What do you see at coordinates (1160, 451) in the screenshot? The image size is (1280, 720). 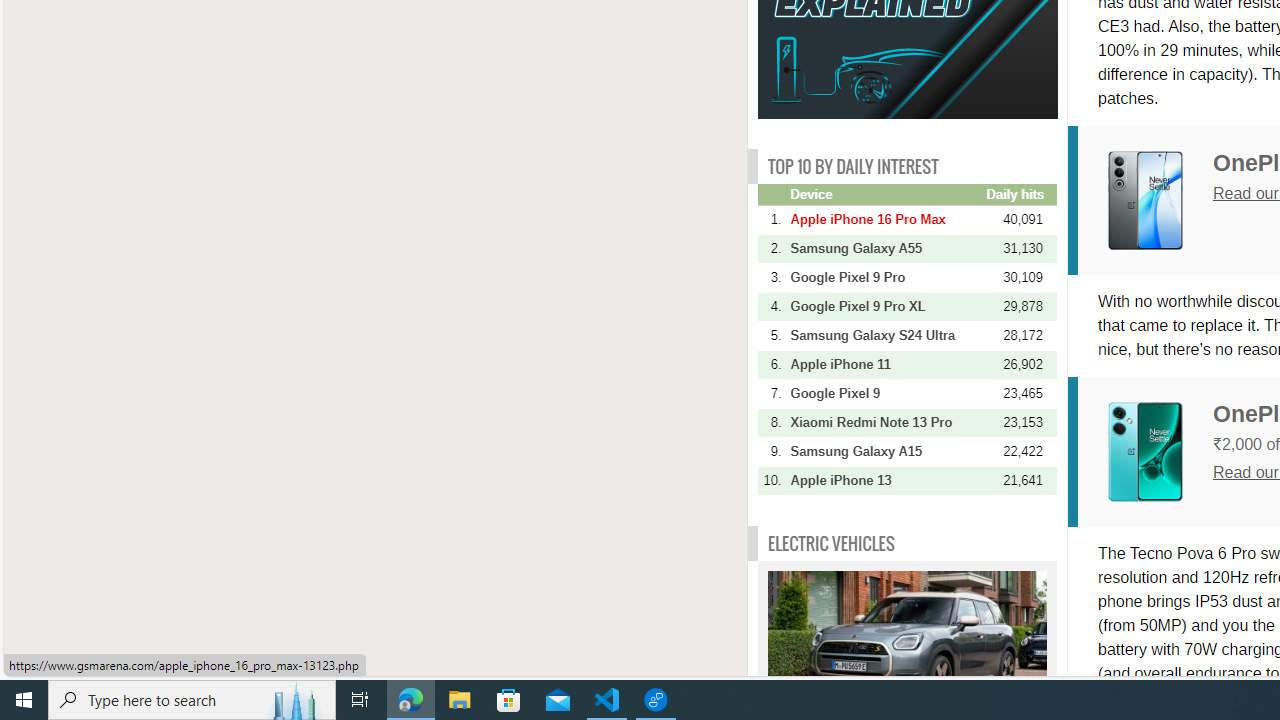 I see `'OnePlus Nord CE3'` at bounding box center [1160, 451].